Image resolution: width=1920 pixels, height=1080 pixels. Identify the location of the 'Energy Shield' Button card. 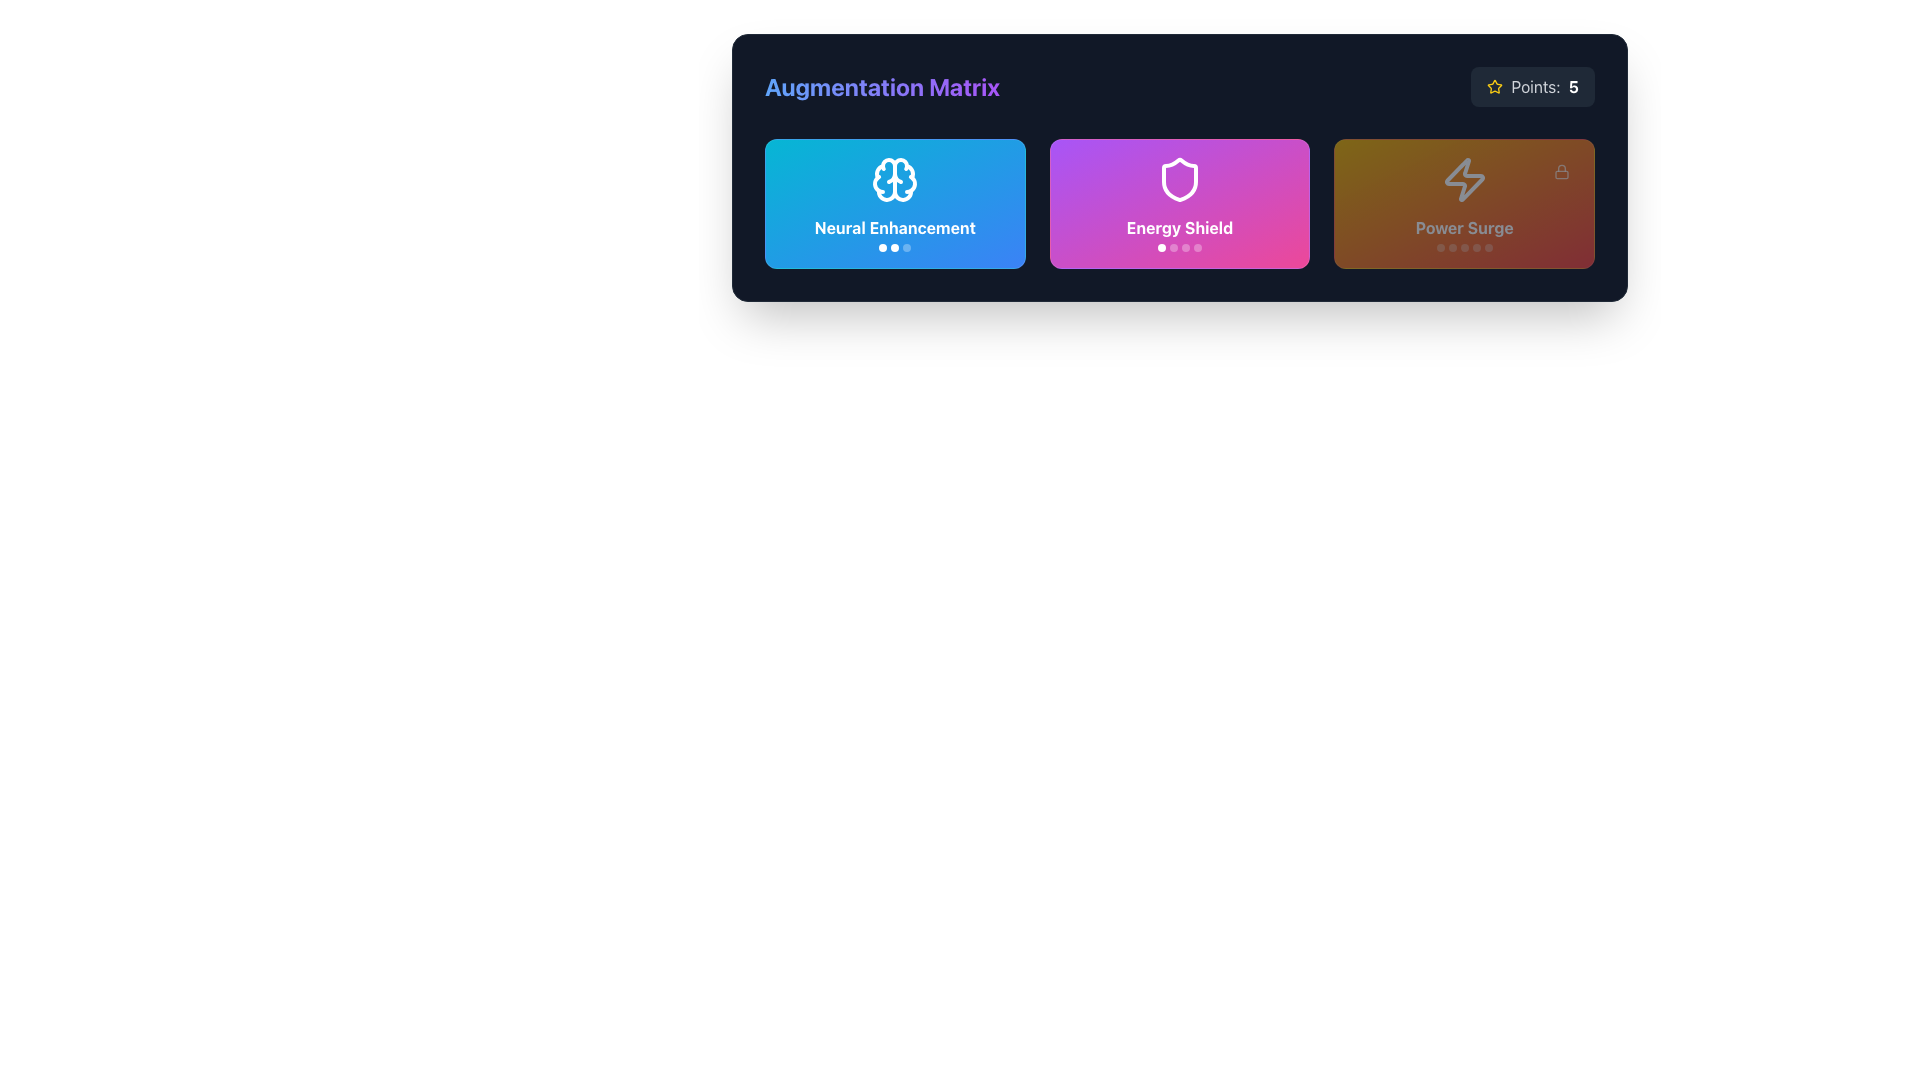
(1179, 204).